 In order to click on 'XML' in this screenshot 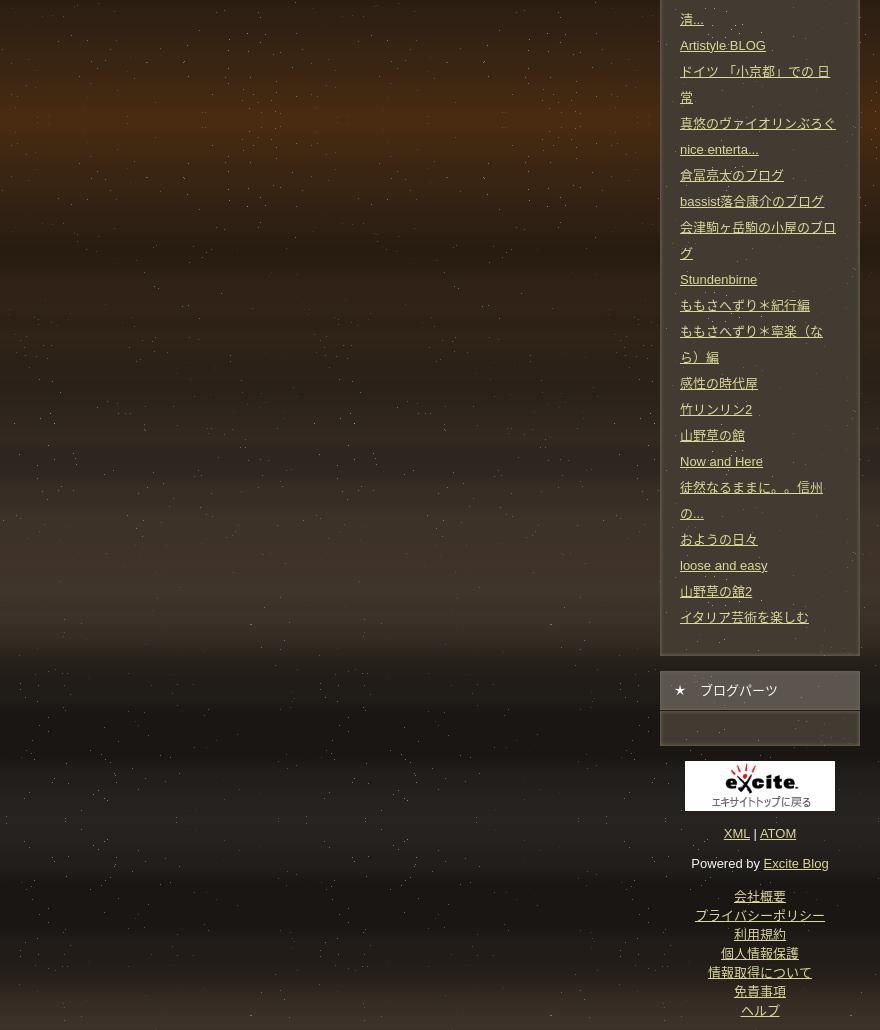, I will do `click(735, 831)`.